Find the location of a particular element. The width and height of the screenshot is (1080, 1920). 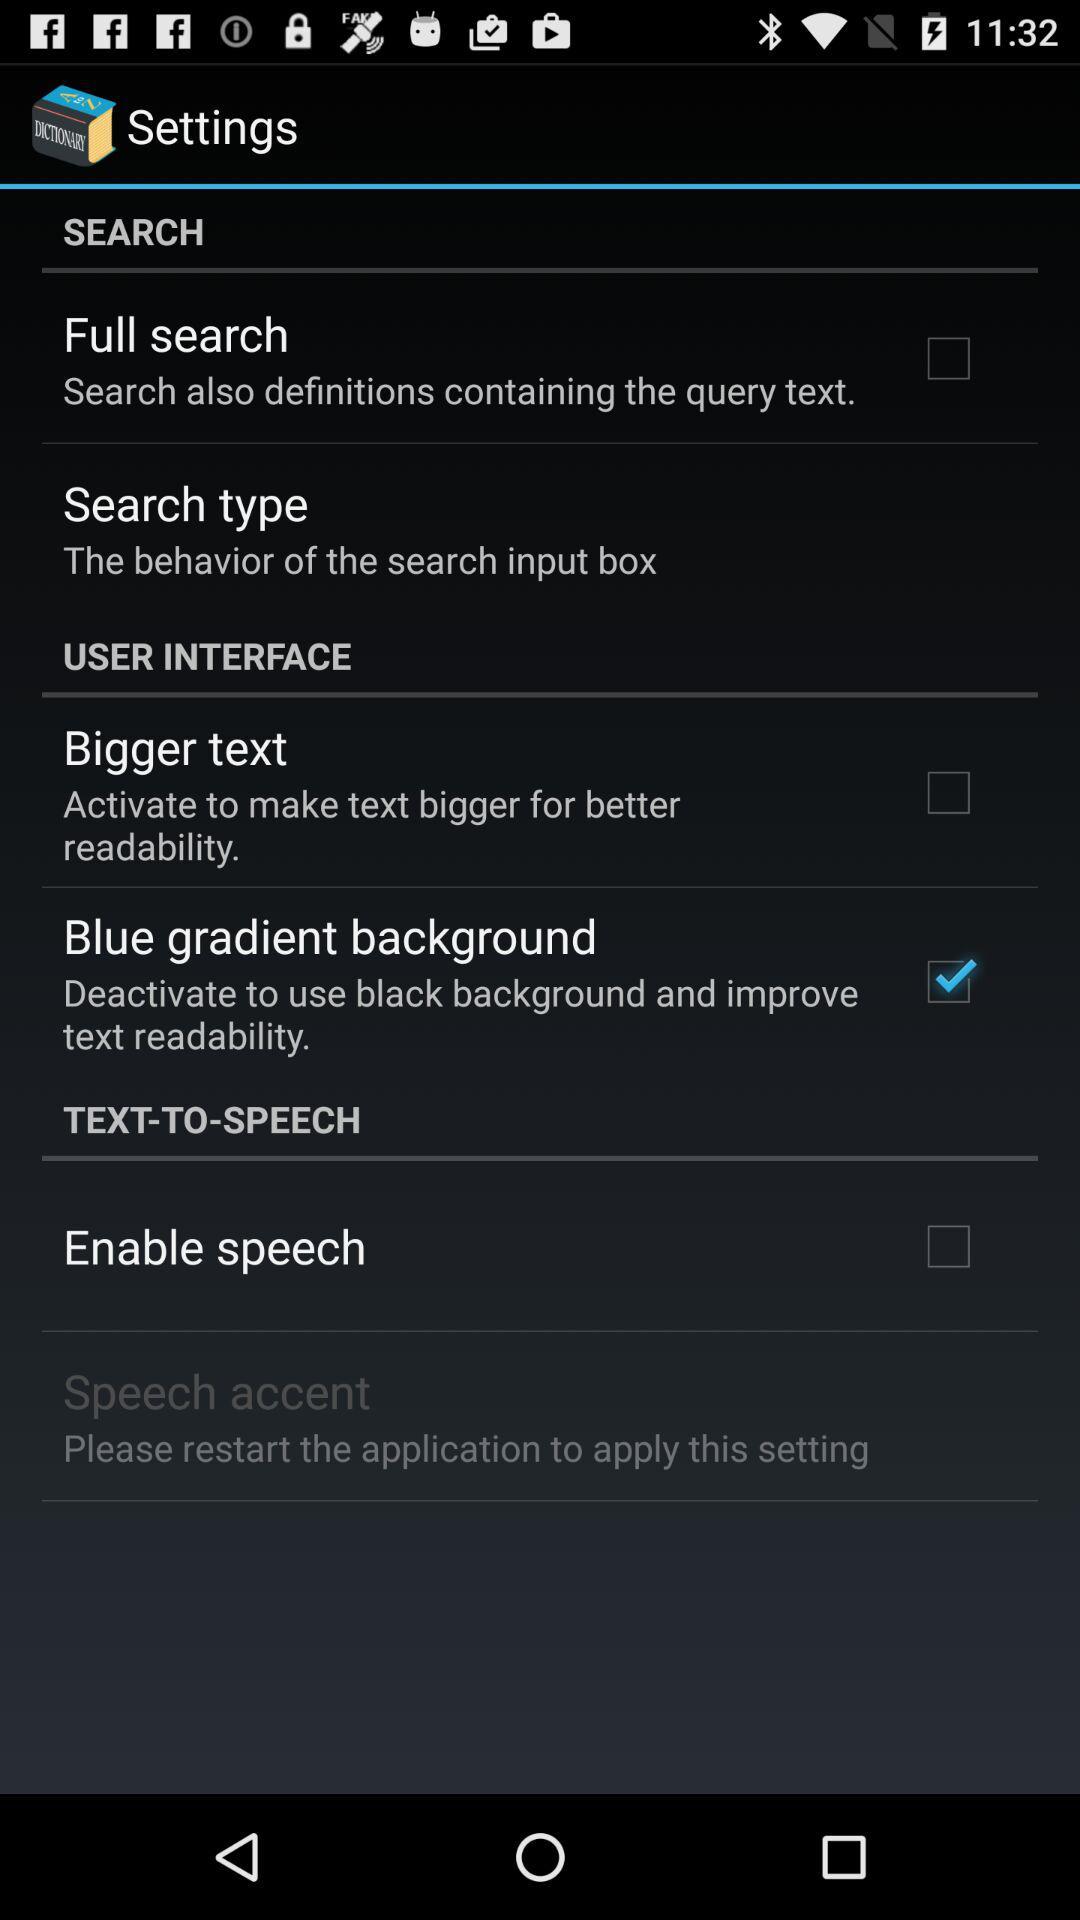

the app below the behavior of is located at coordinates (540, 655).